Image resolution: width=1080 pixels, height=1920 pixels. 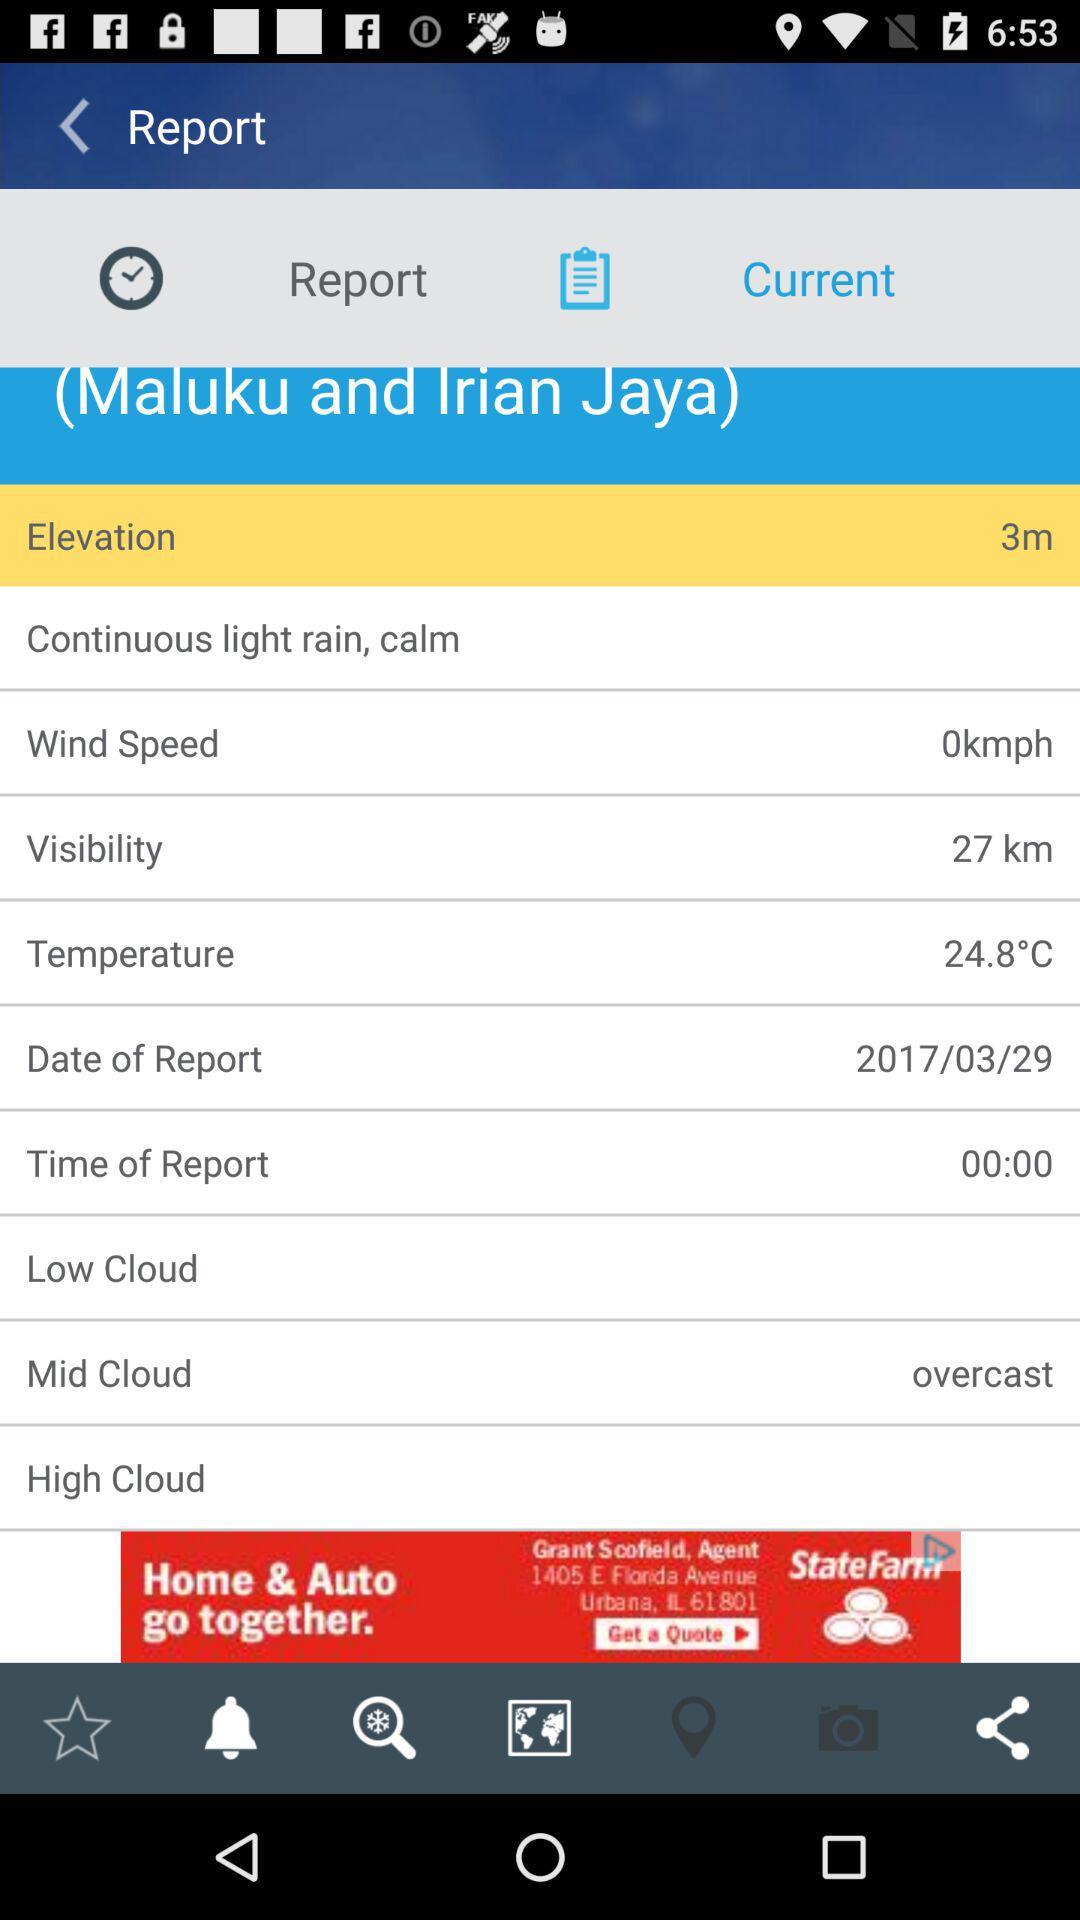 I want to click on the star icon, so click(x=75, y=1848).